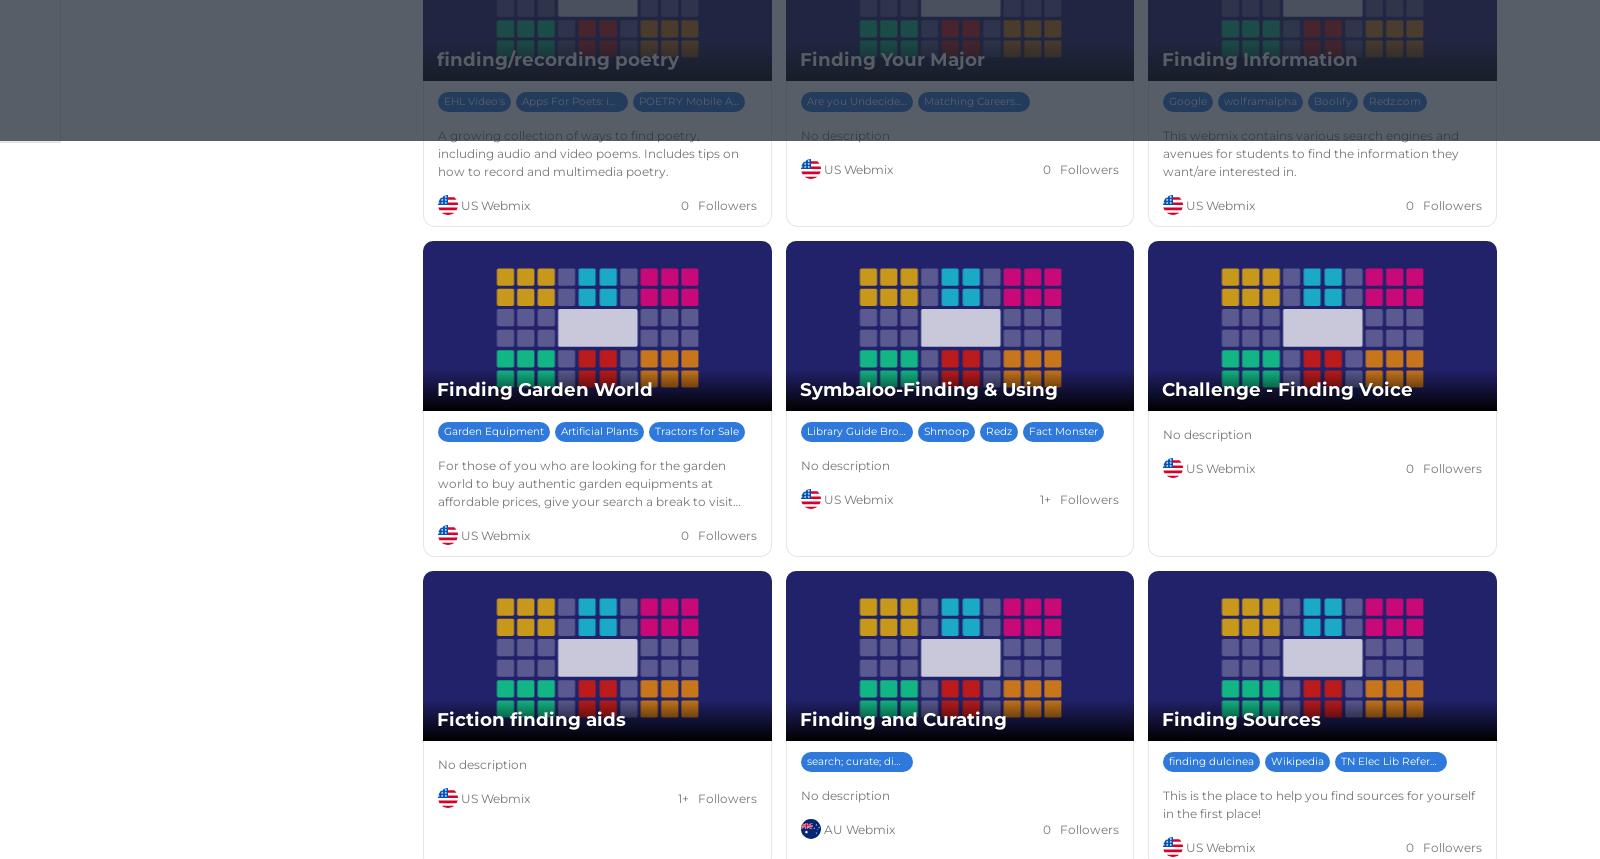 The image size is (1600, 859). Describe the element at coordinates (1296, 760) in the screenshot. I see `'Wikipedia'` at that location.